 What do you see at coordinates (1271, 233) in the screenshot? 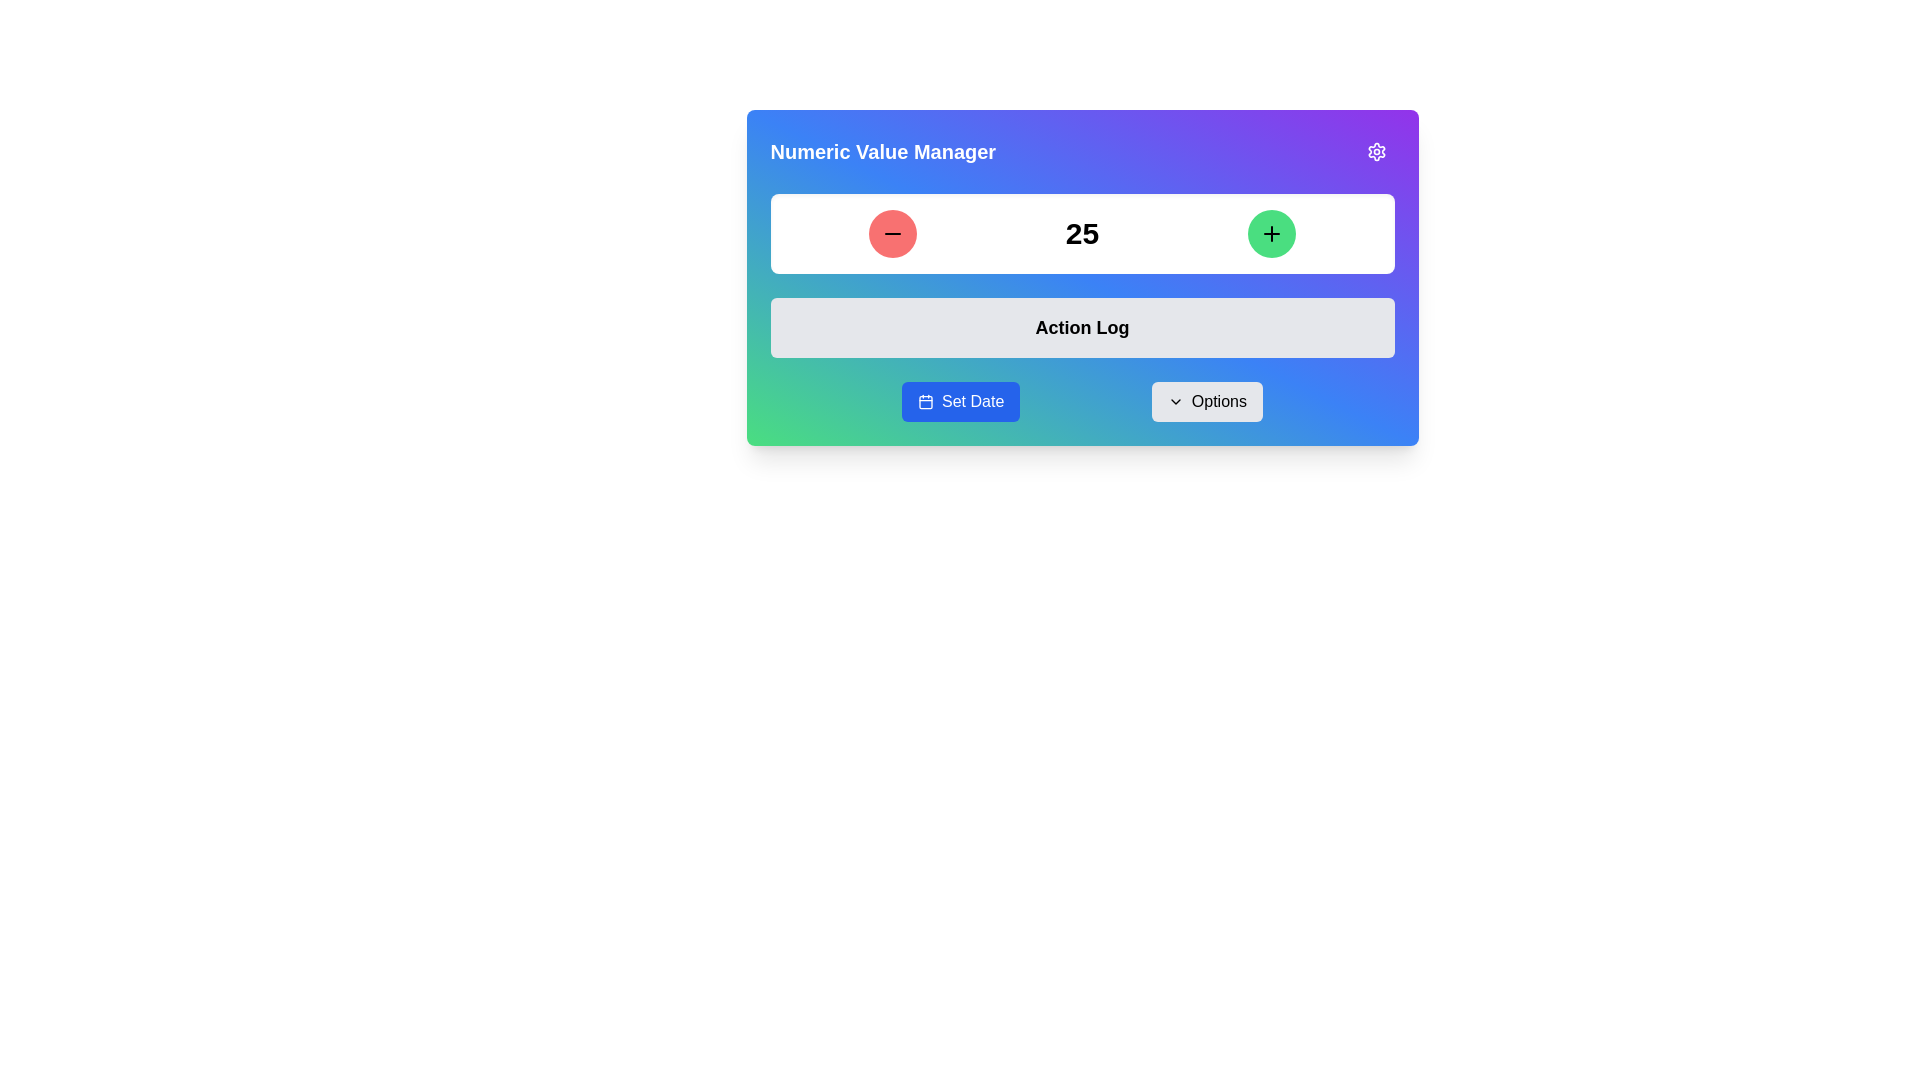
I see `the increment button located at the top-right corner of the numeric input section by tabbing` at bounding box center [1271, 233].